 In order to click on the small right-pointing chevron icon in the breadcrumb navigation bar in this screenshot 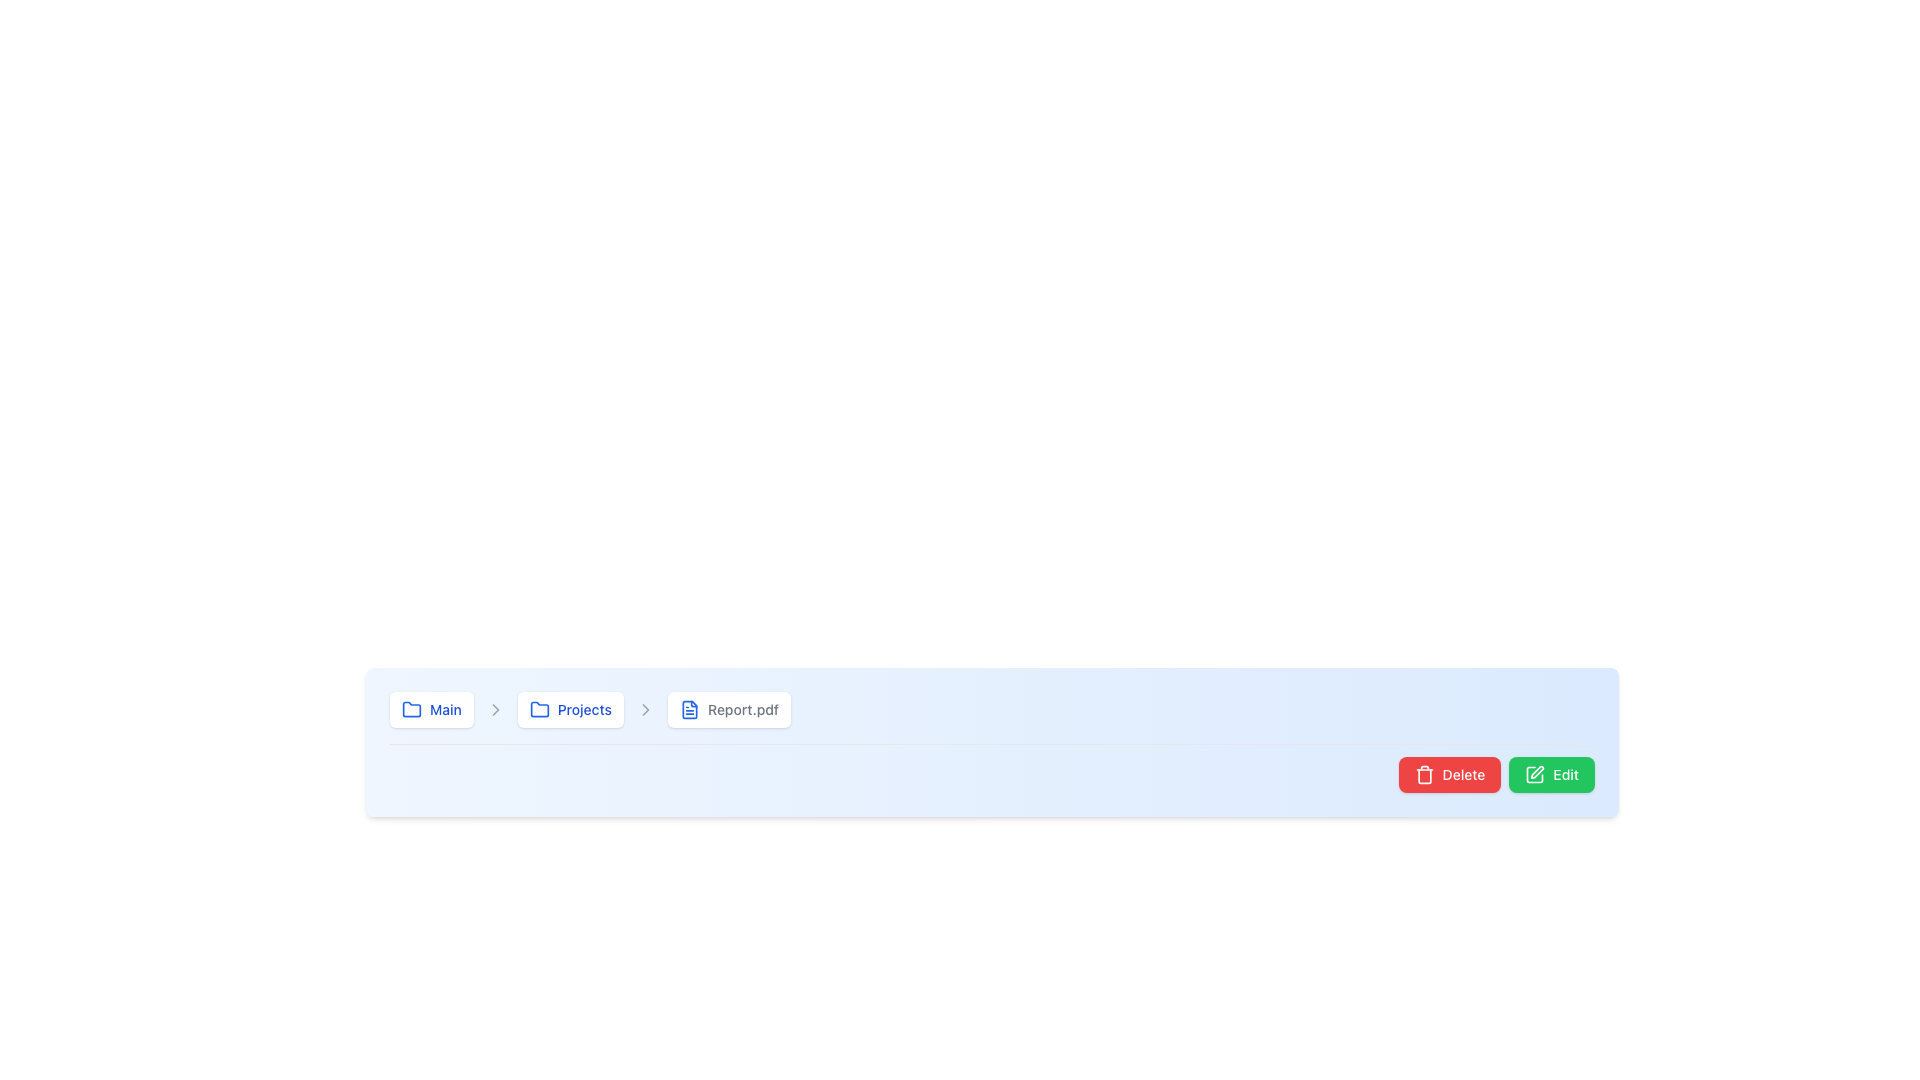, I will do `click(645, 708)`.